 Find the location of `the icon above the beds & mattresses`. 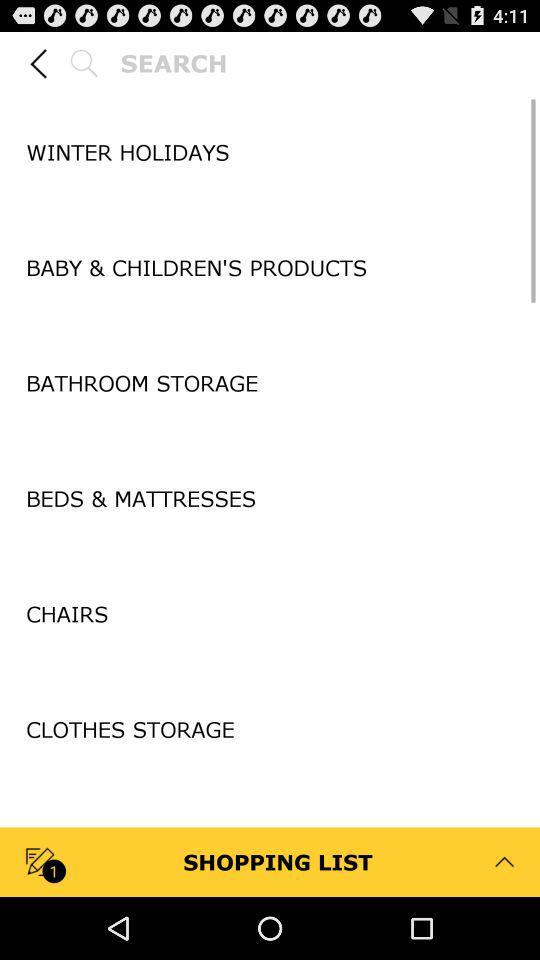

the icon above the beds & mattresses is located at coordinates (270, 441).